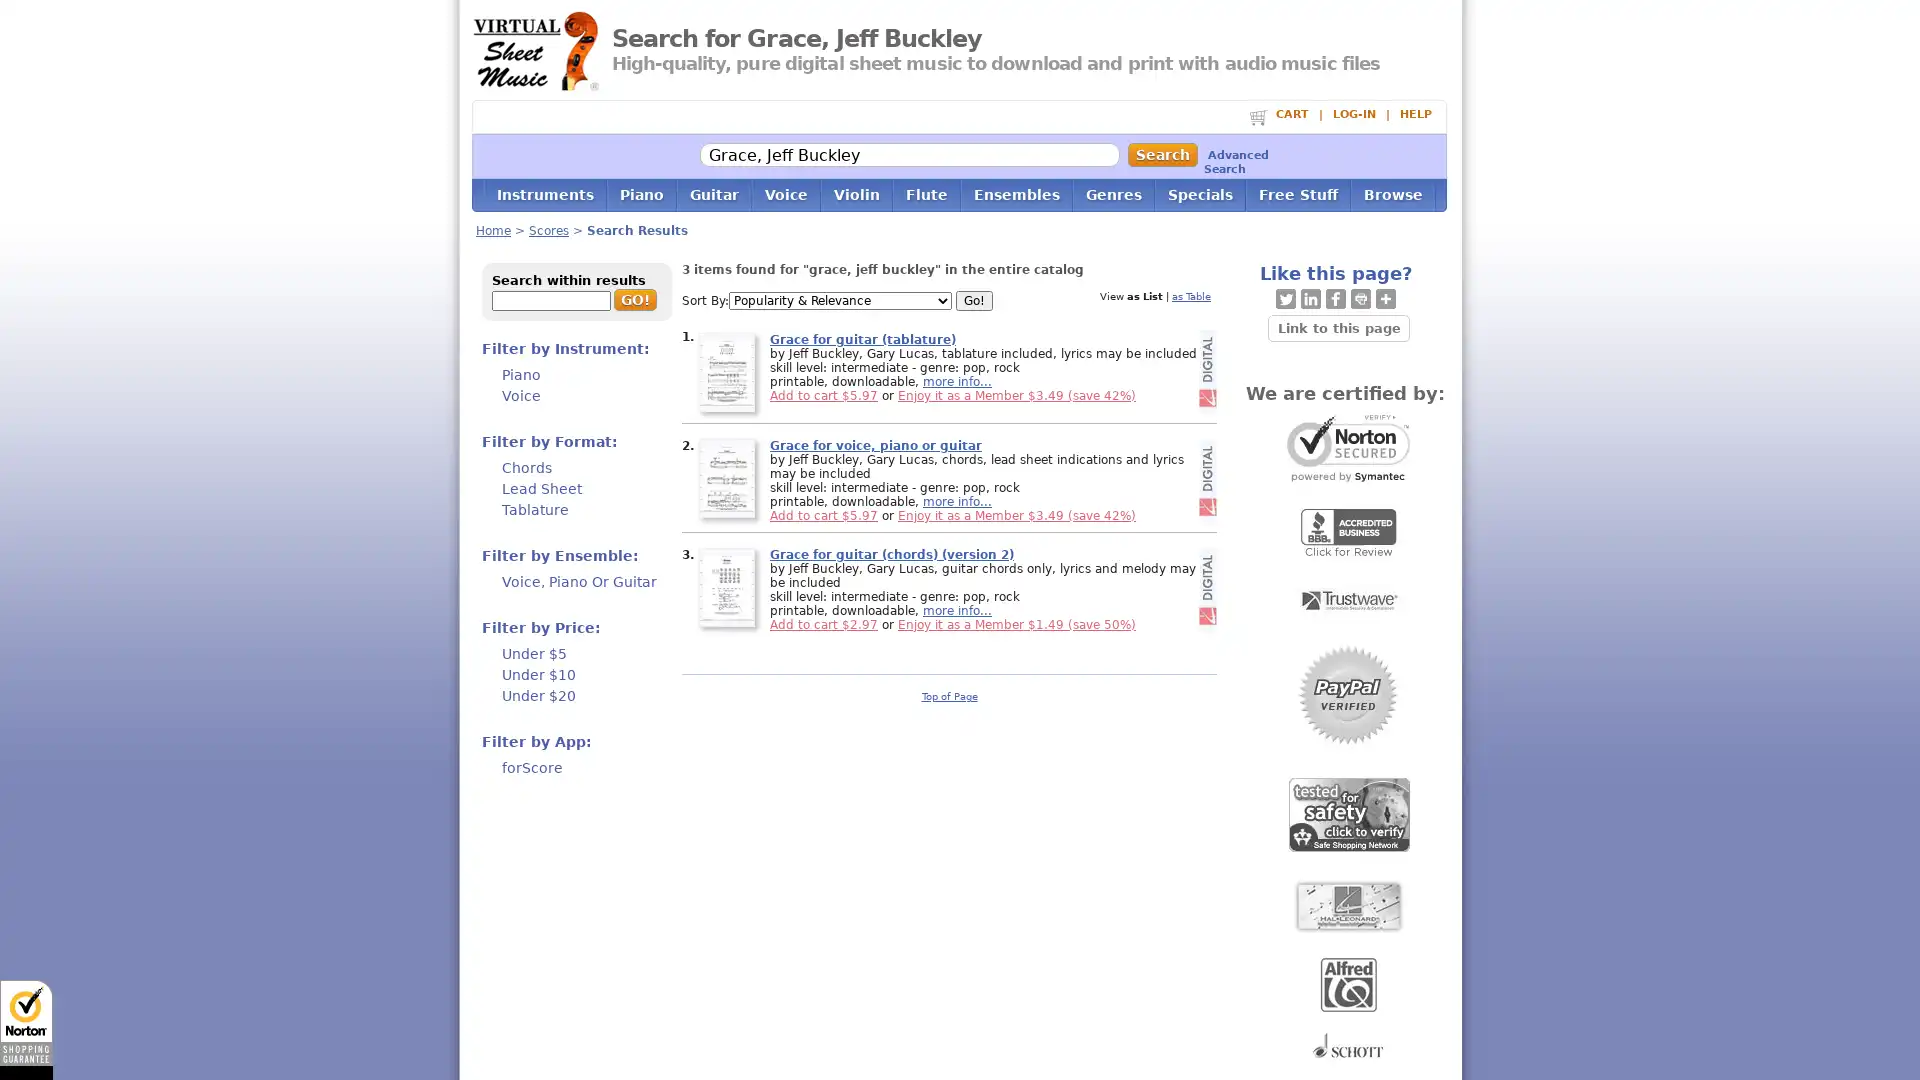 The image size is (1920, 1080). I want to click on Go!, so click(974, 300).